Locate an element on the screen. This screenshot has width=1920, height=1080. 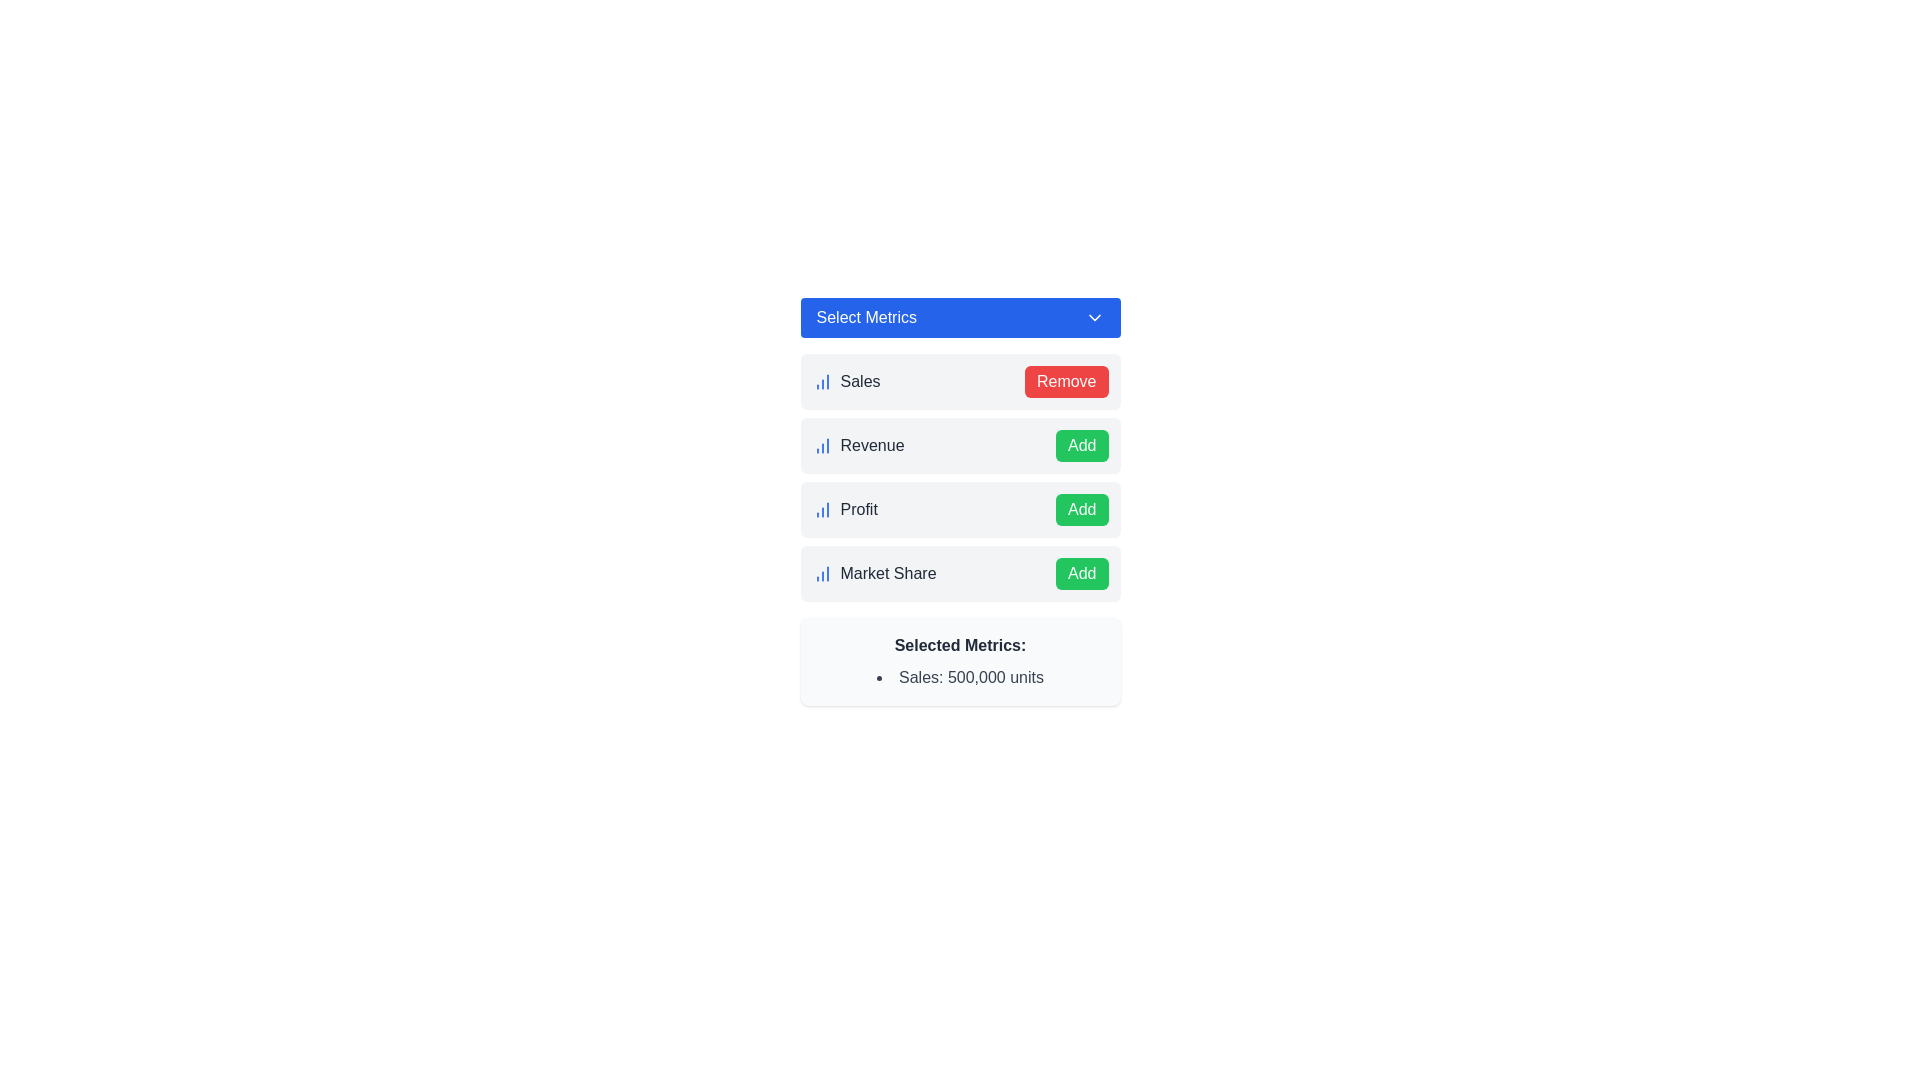
the text label displaying the selected metric of 'Sales' with a current value of 500,000 units, which is the only bullet point entry below the header 'Selected Metrics' is located at coordinates (960, 677).